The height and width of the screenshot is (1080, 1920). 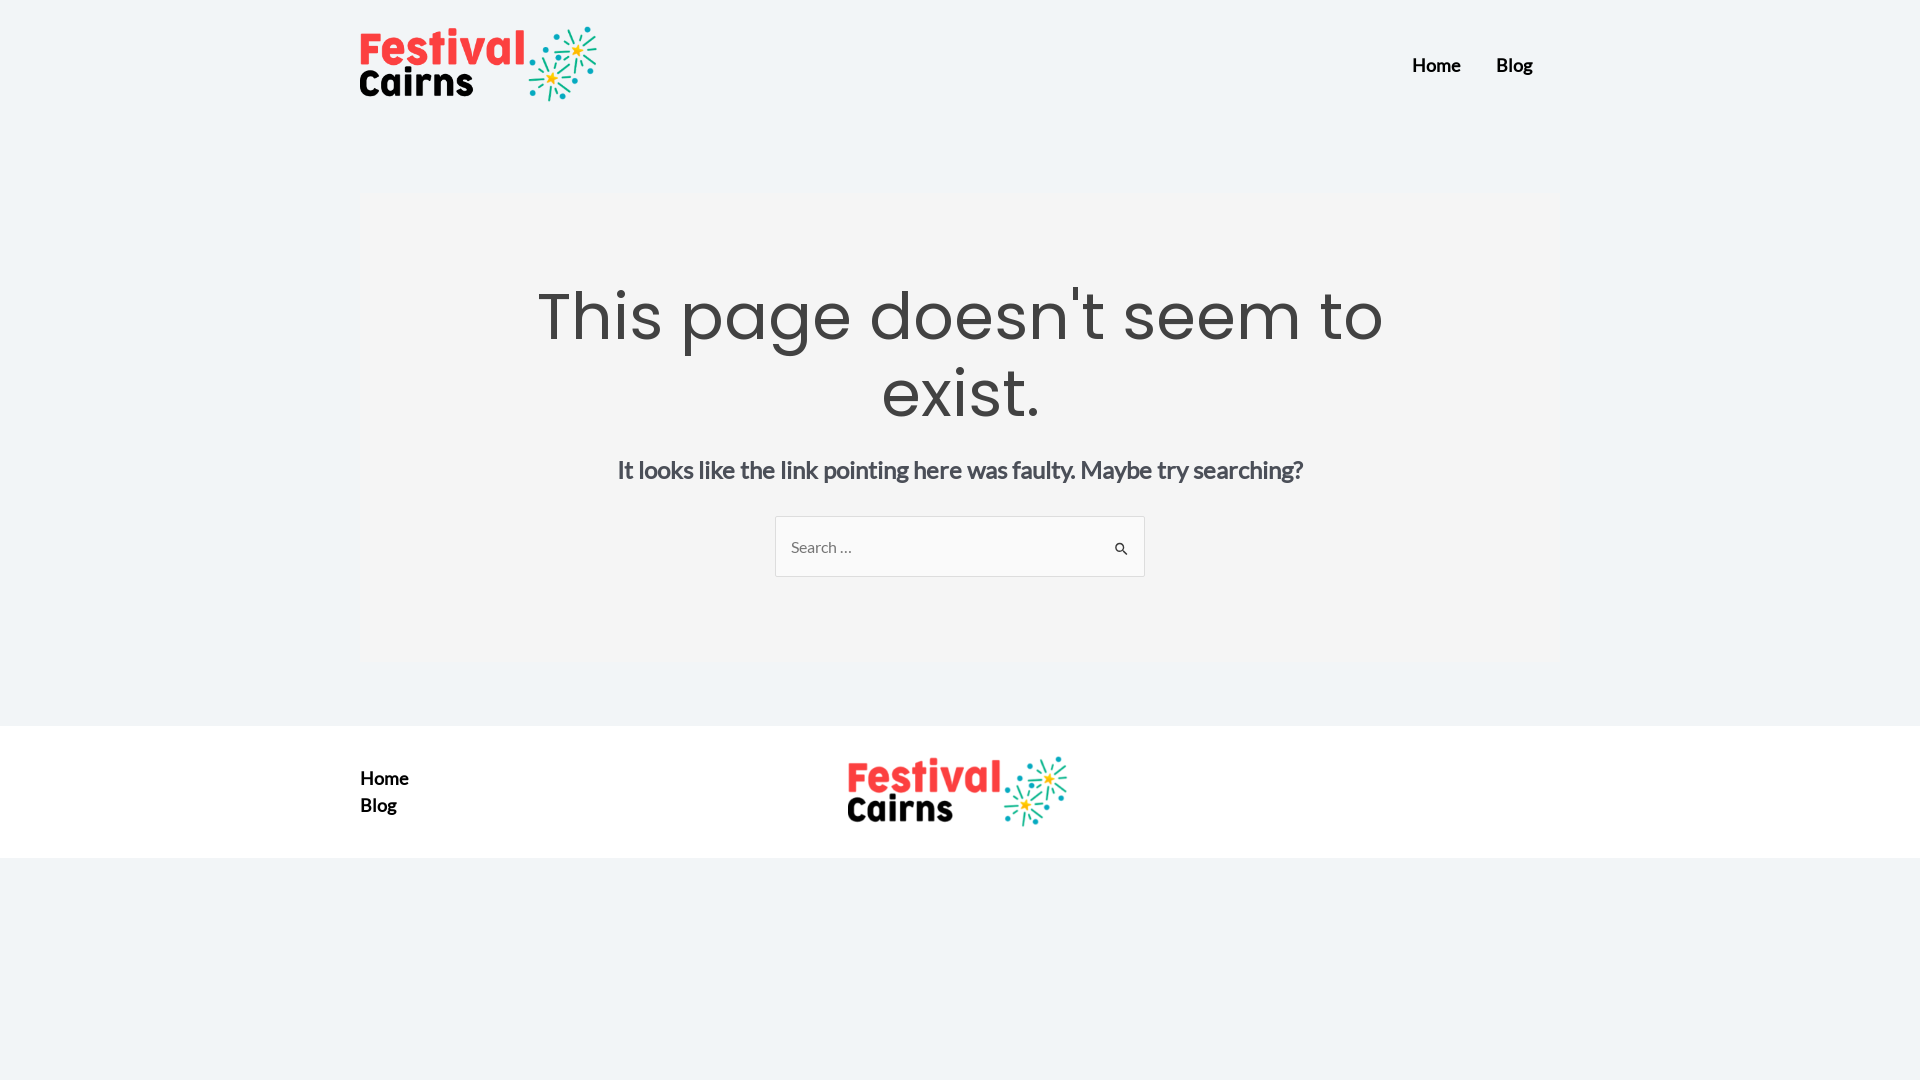 I want to click on 'Home', so click(x=360, y=777).